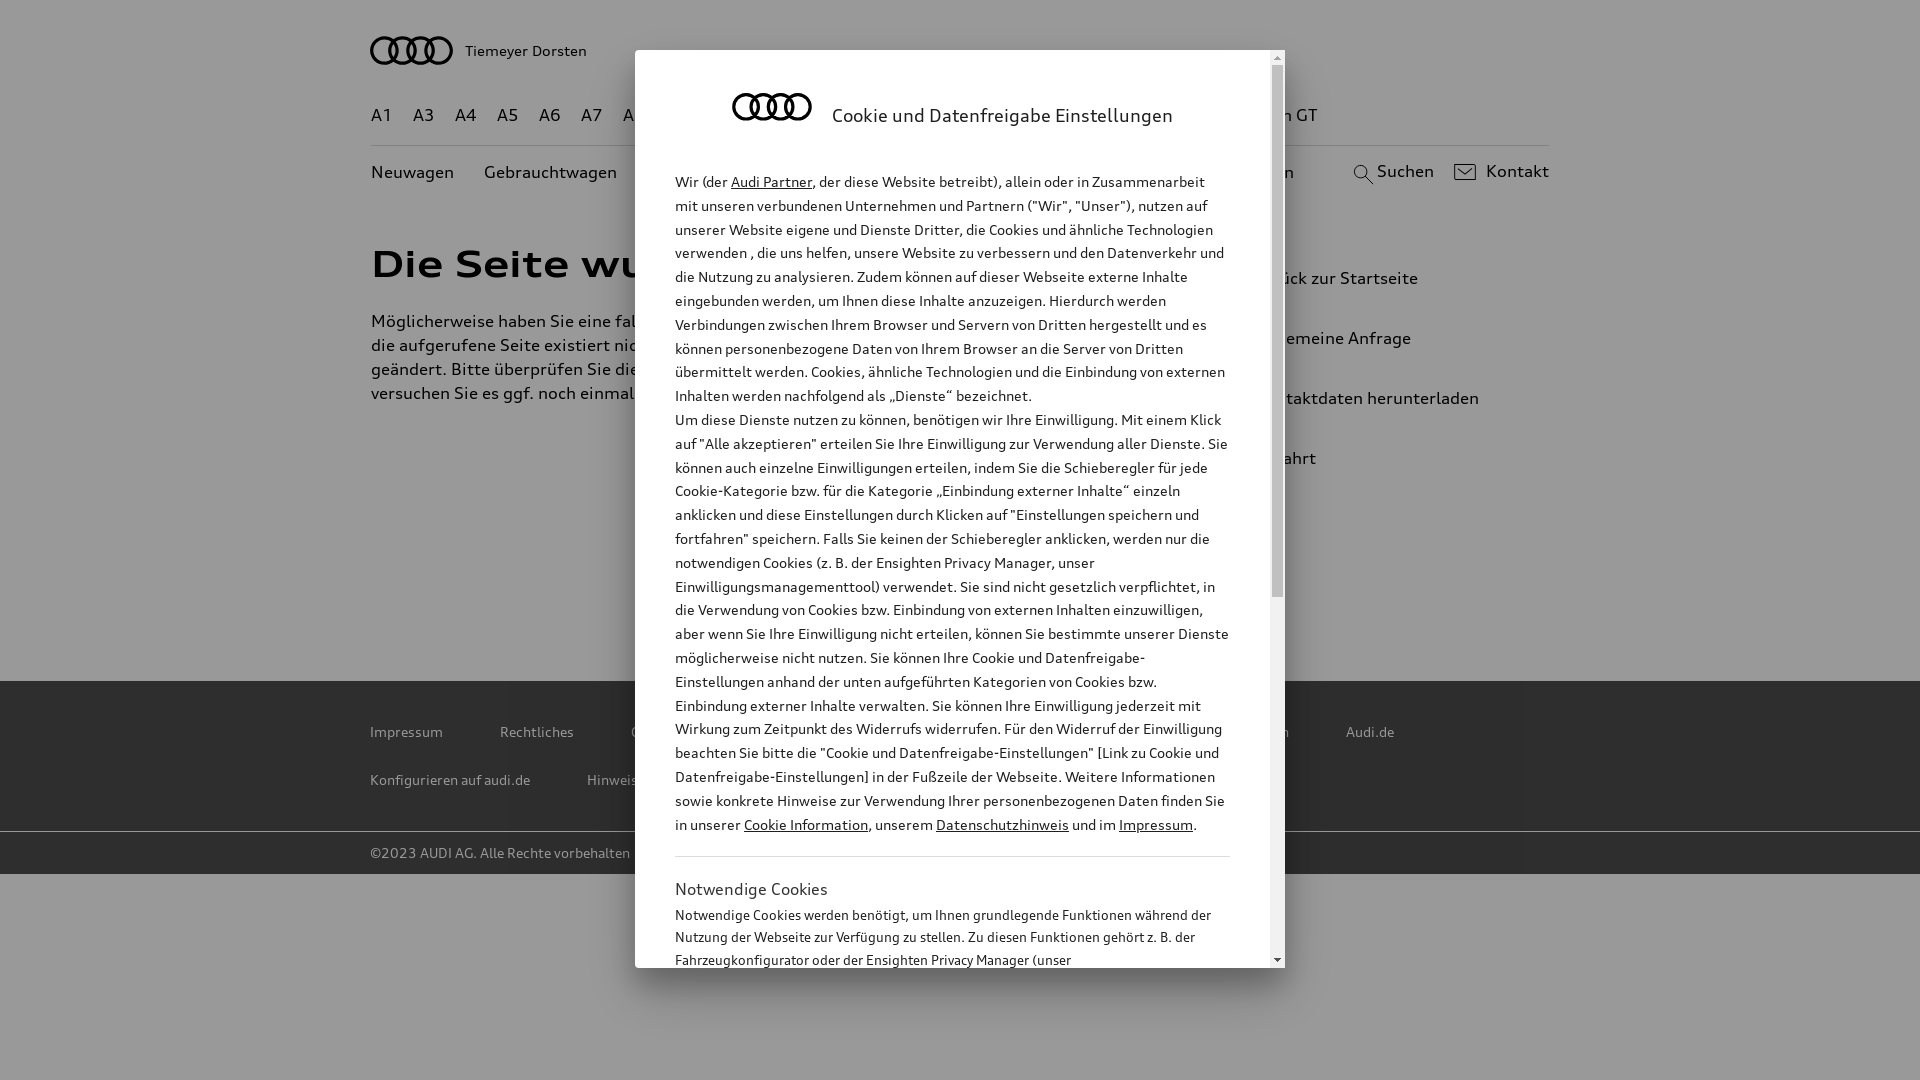 This screenshot has height=1080, width=1920. What do you see at coordinates (537, 732) in the screenshot?
I see `'Rechtliches'` at bounding box center [537, 732].